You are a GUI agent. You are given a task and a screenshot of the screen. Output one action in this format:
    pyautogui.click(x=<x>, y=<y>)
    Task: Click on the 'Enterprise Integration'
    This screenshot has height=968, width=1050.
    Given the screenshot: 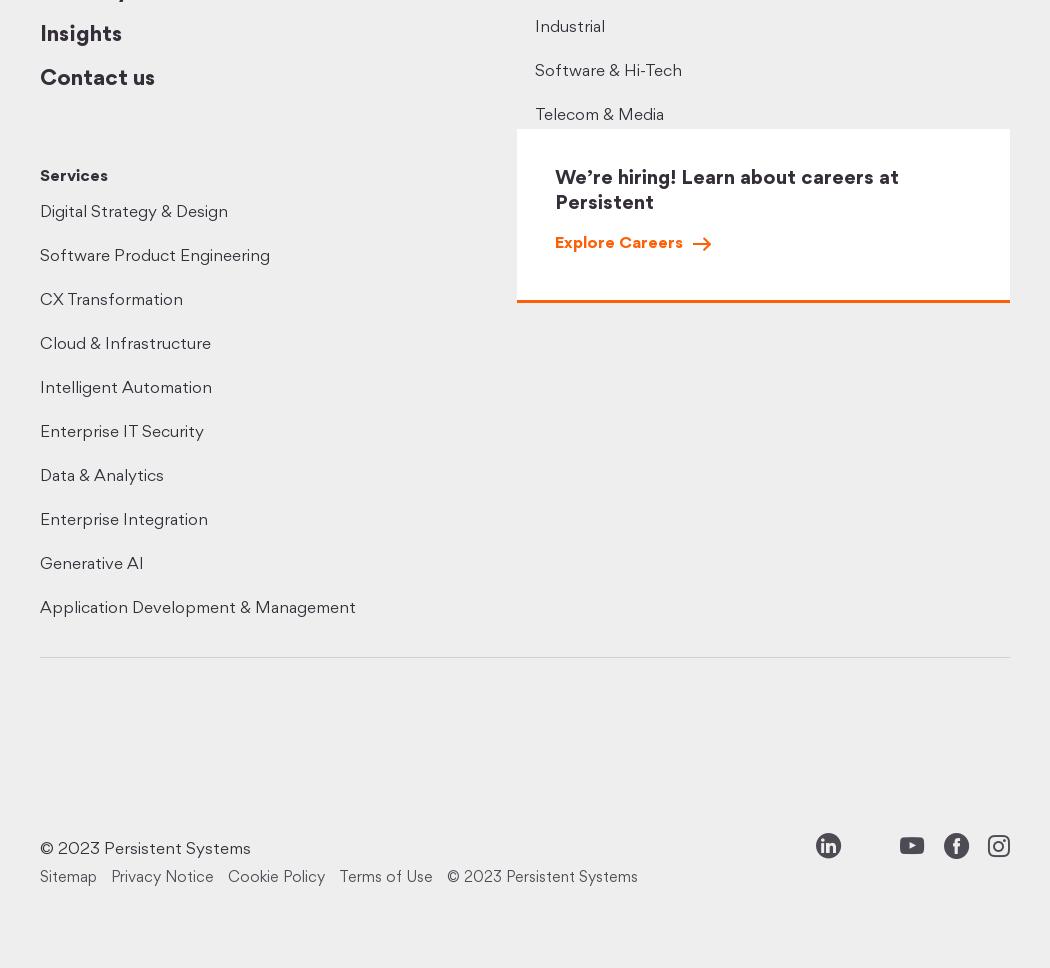 What is the action you would take?
    pyautogui.click(x=39, y=520)
    